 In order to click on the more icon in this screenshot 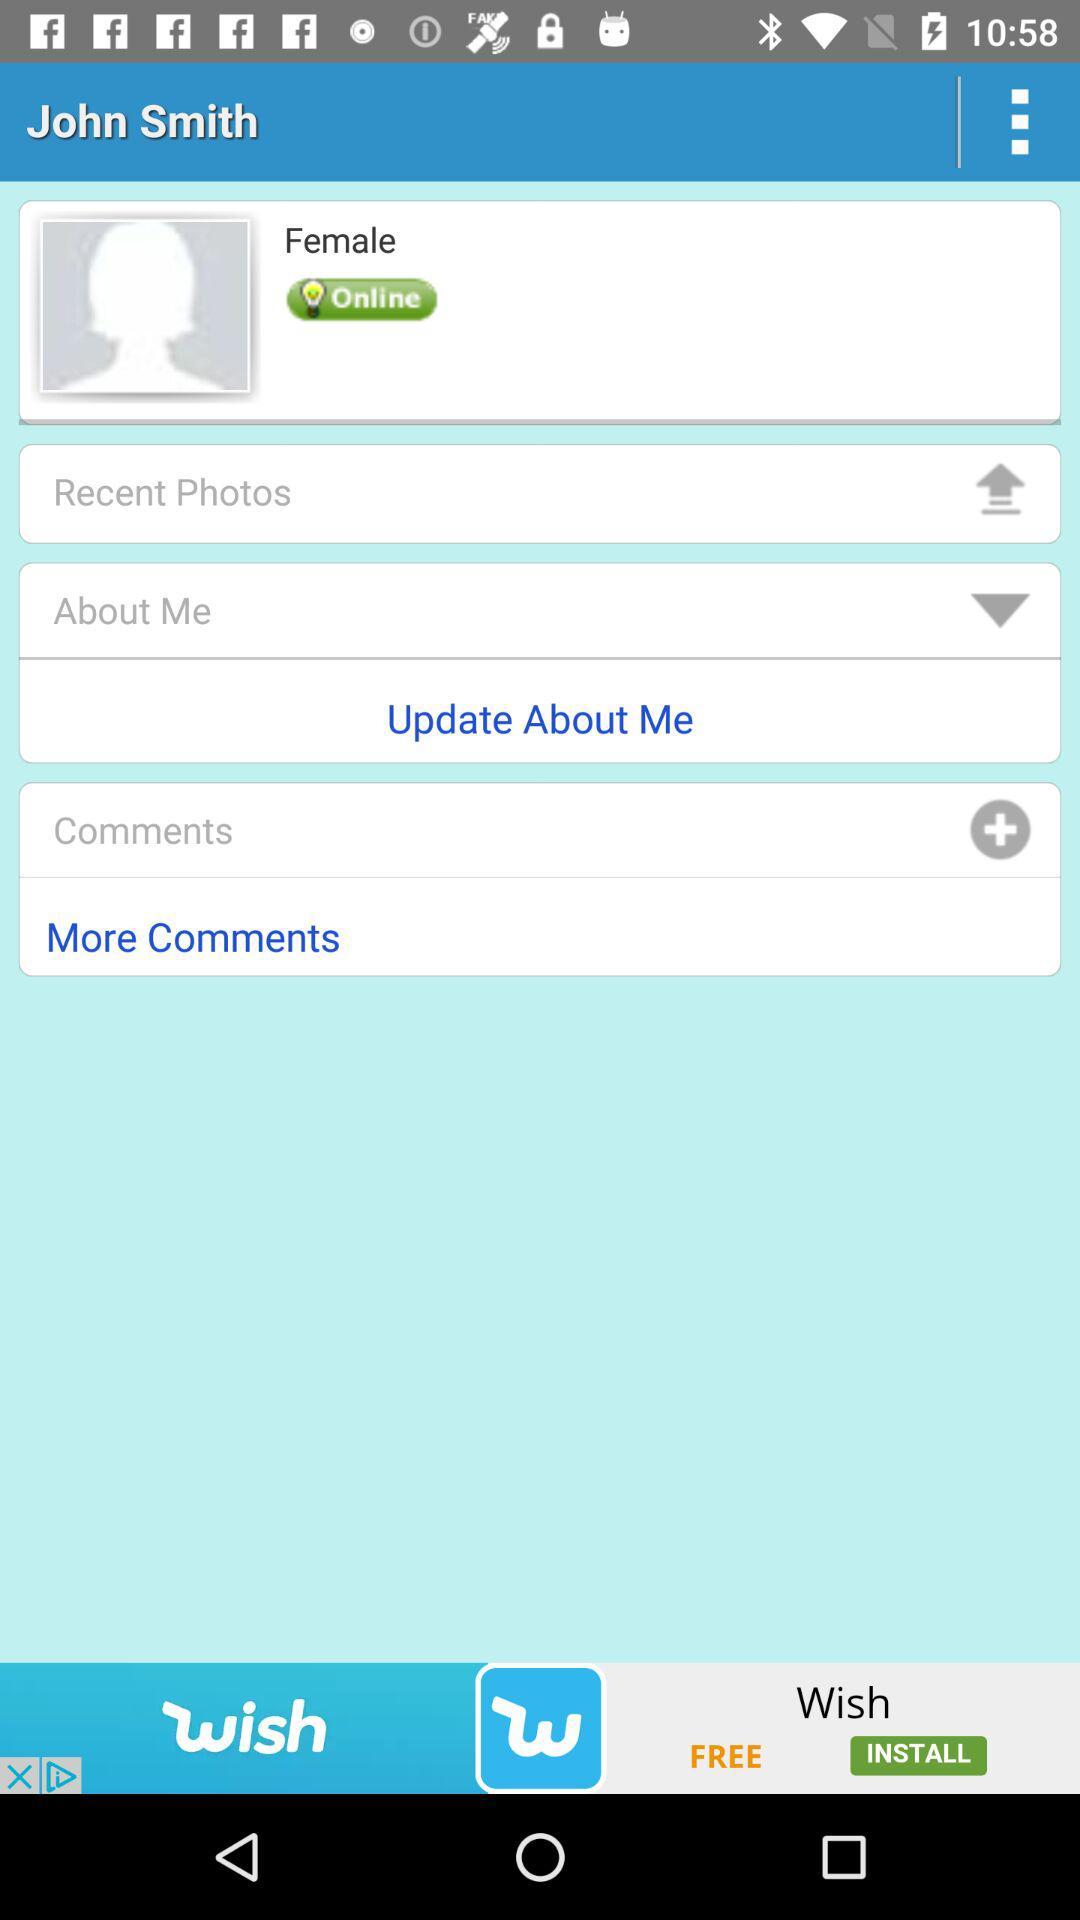, I will do `click(1020, 120)`.